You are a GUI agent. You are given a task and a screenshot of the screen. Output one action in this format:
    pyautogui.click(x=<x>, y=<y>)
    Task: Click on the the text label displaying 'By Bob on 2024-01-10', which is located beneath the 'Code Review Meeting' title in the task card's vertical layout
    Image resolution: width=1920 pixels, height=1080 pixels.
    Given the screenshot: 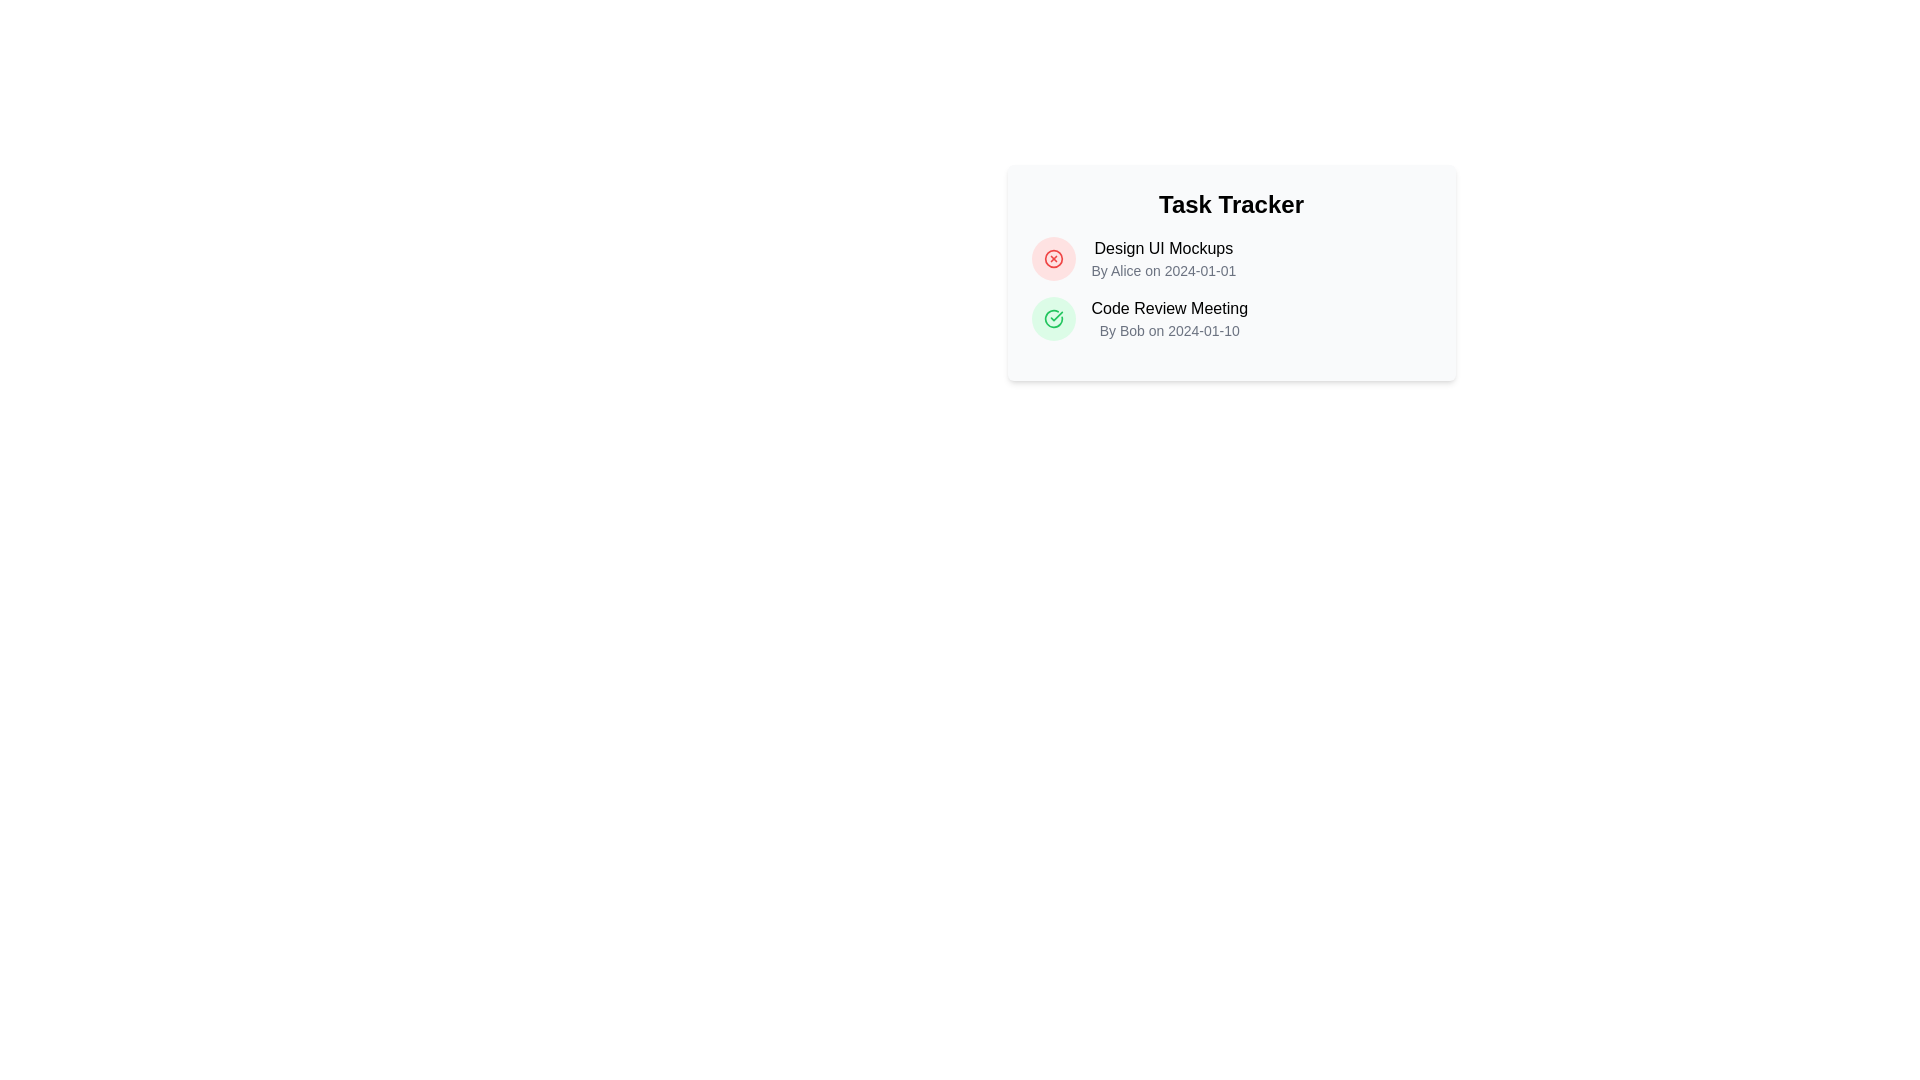 What is the action you would take?
    pyautogui.click(x=1169, y=330)
    